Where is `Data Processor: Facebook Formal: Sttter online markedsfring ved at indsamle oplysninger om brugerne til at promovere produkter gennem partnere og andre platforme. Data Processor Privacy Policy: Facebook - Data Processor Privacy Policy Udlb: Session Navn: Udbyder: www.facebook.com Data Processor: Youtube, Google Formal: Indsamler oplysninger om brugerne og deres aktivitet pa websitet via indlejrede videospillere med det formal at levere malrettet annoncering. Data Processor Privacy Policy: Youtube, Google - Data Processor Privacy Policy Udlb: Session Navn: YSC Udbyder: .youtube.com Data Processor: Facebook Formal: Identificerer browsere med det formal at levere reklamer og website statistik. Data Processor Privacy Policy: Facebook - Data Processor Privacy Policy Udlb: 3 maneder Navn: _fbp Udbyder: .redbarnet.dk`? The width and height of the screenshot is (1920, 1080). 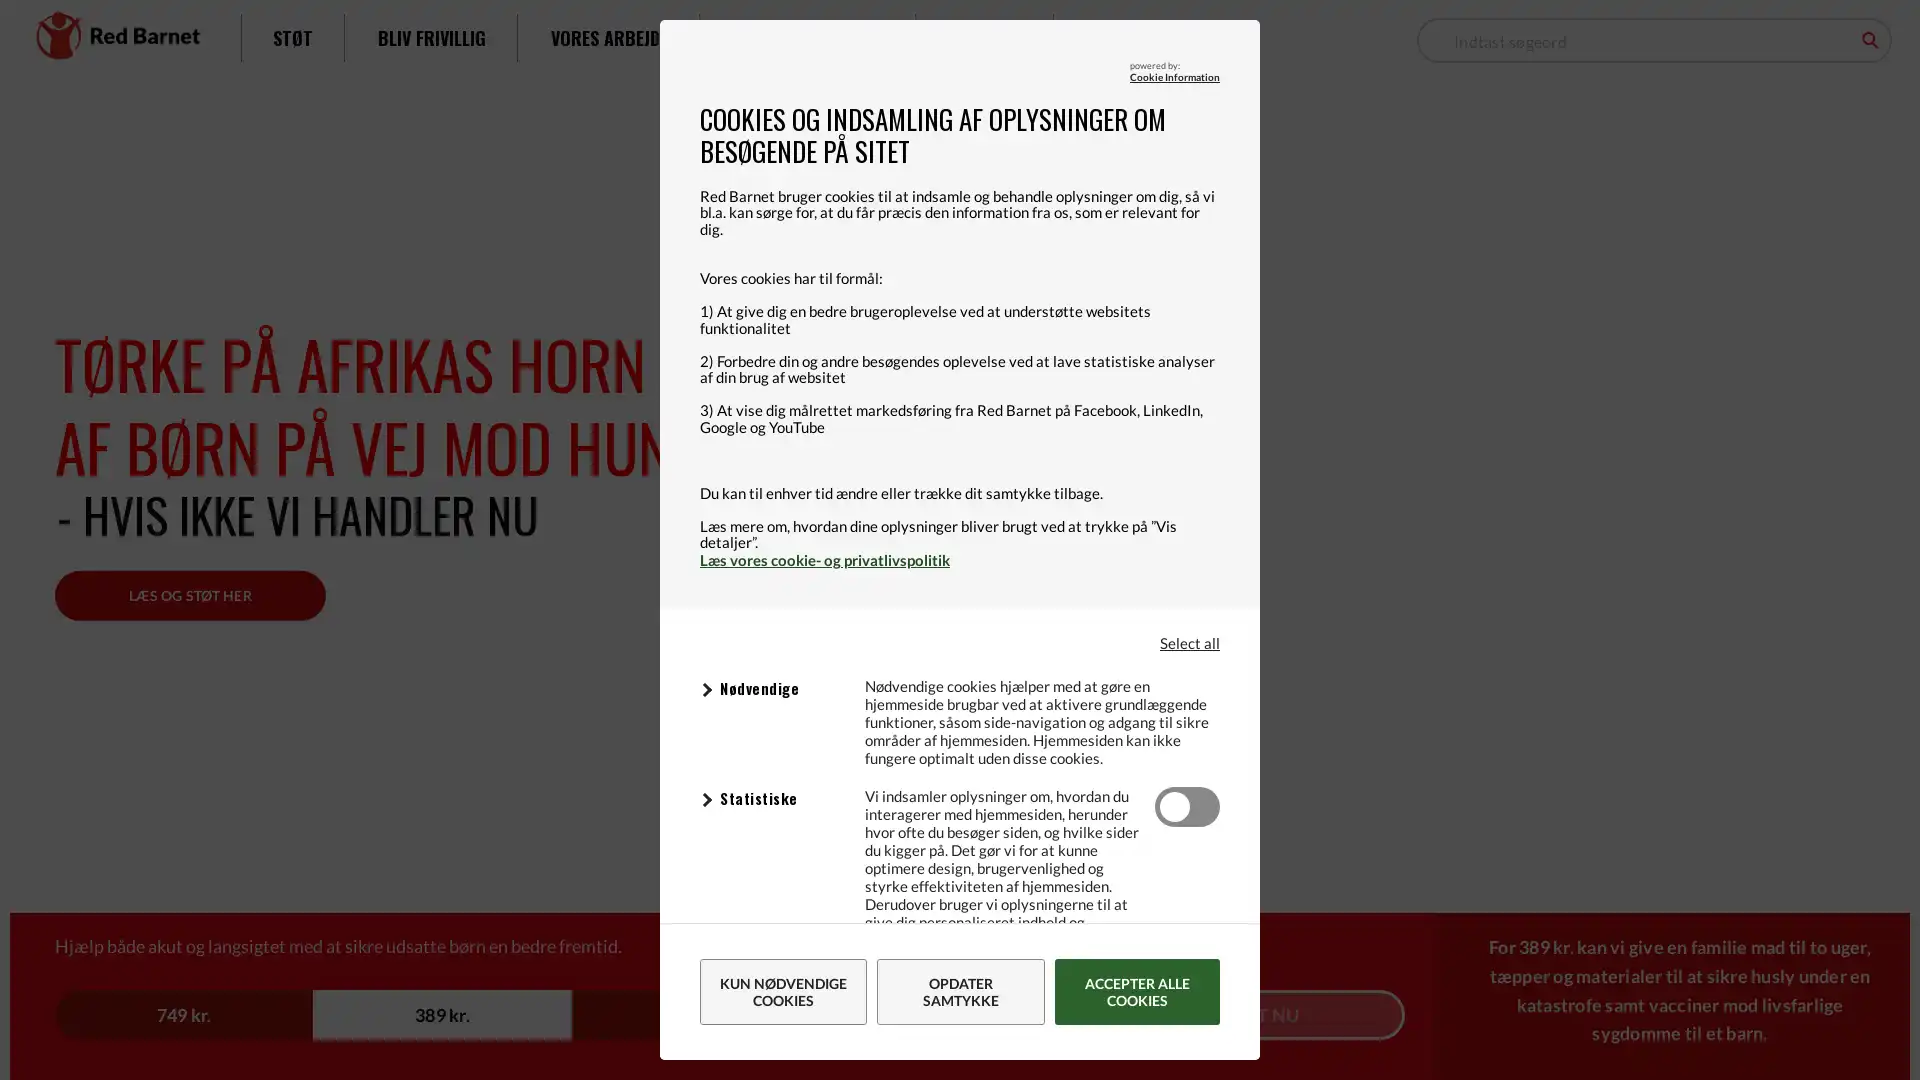 Data Processor: Facebook Formal: Sttter online markedsfring ved at indsamle oplysninger om brugerne til at promovere produkter gennem partnere og andre platforme. Data Processor Privacy Policy: Facebook - Data Processor Privacy Policy Udlb: Session Navn: Udbyder: www.facebook.com Data Processor: Youtube, Google Formal: Indsamler oplysninger om brugerne og deres aktivitet pa websitet via indlejrede videospillere med det formal at levere malrettet annoncering. Data Processor Privacy Policy: Youtube, Google - Data Processor Privacy Policy Udlb: Session Navn: YSC Udbyder: .youtube.com Data Processor: Facebook Formal: Identificerer browsere med det formal at levere reklamer og website statistik. Data Processor Privacy Policy: Facebook - Data Processor Privacy Policy Udlb: 3 maneder Navn: _fbp Udbyder: .redbarnet.dk is located at coordinates (771, 981).